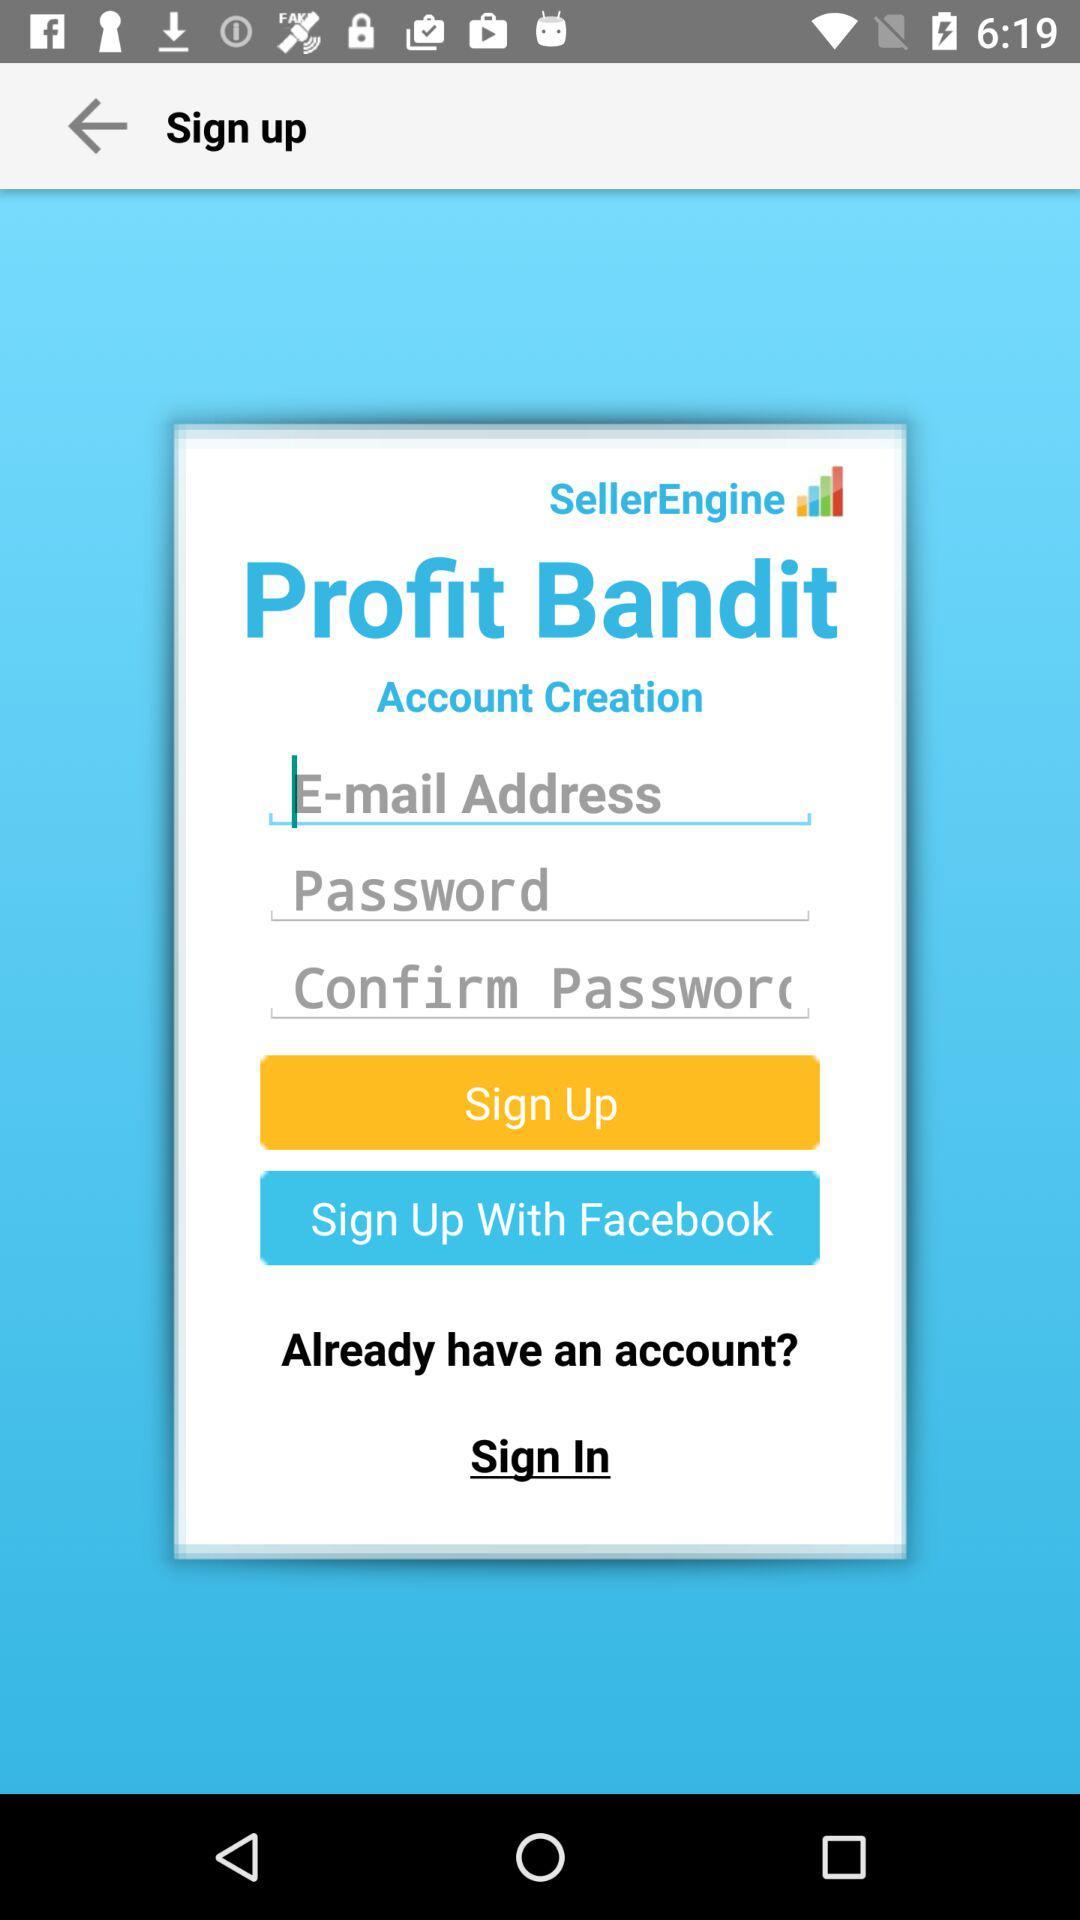  I want to click on password, so click(540, 987).